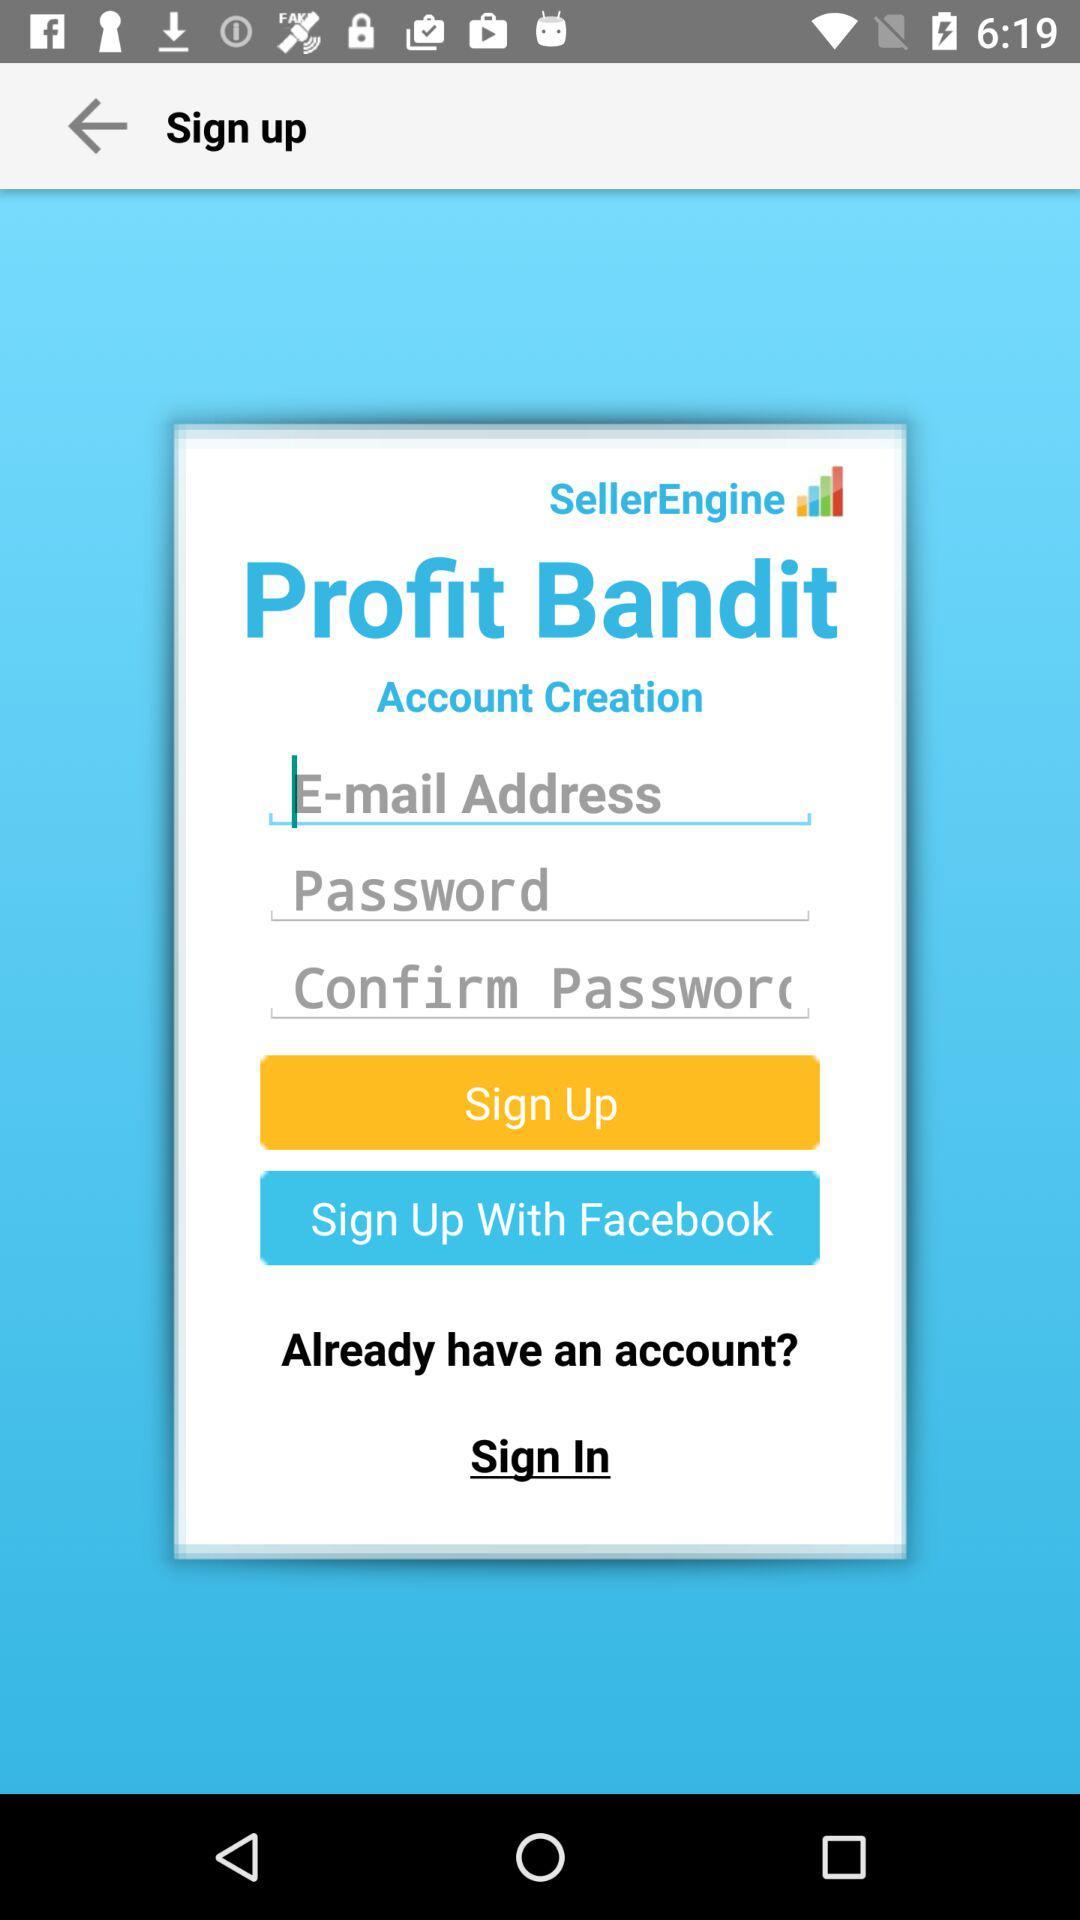  I want to click on password, so click(540, 987).